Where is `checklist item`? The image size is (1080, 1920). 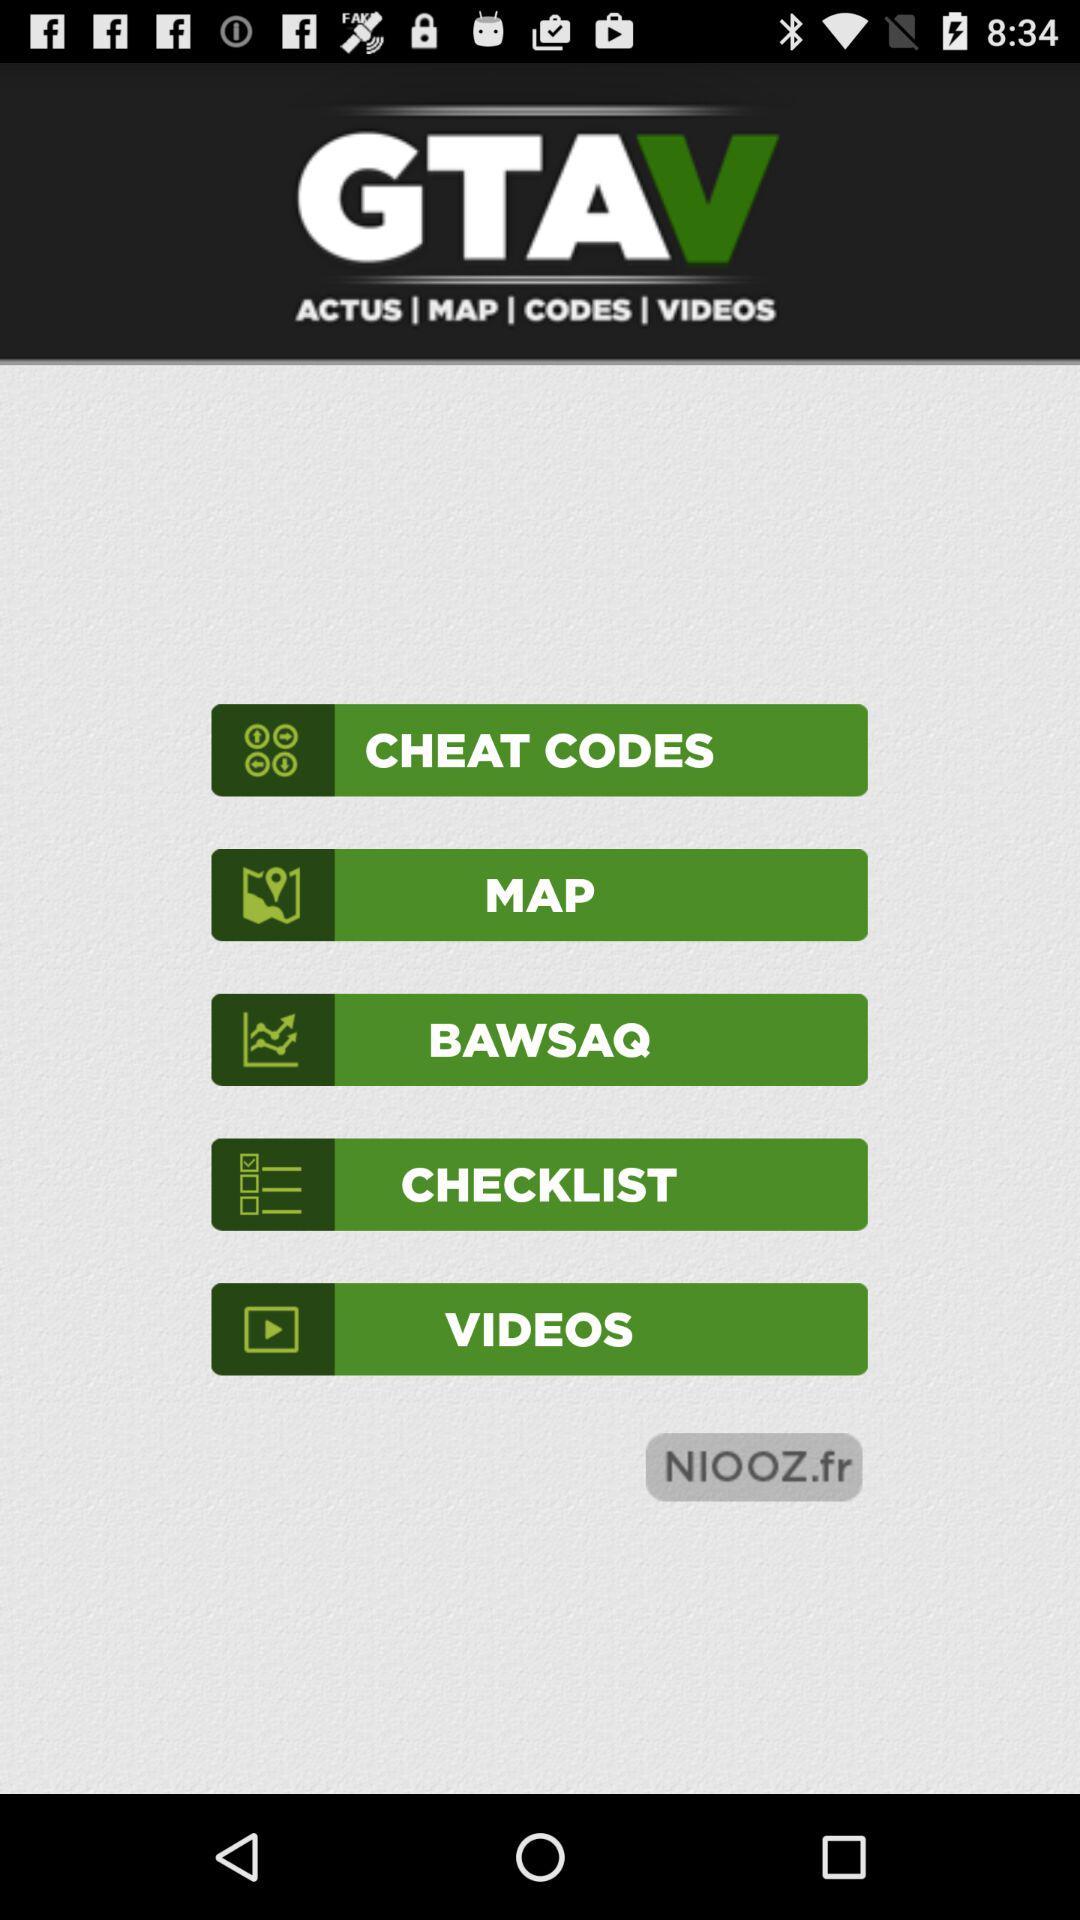 checklist item is located at coordinates (538, 1184).